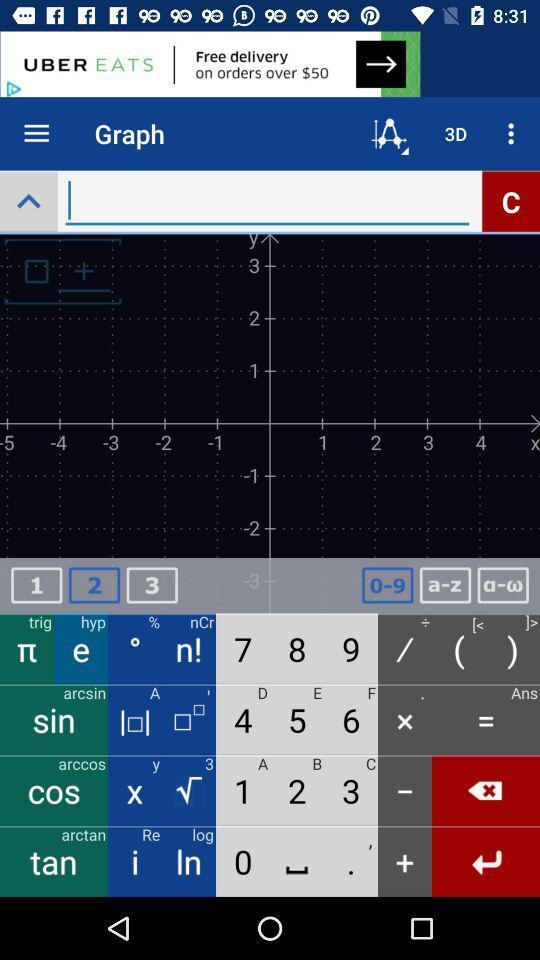 The width and height of the screenshot is (540, 960). Describe the element at coordinates (267, 201) in the screenshot. I see `search bar` at that location.